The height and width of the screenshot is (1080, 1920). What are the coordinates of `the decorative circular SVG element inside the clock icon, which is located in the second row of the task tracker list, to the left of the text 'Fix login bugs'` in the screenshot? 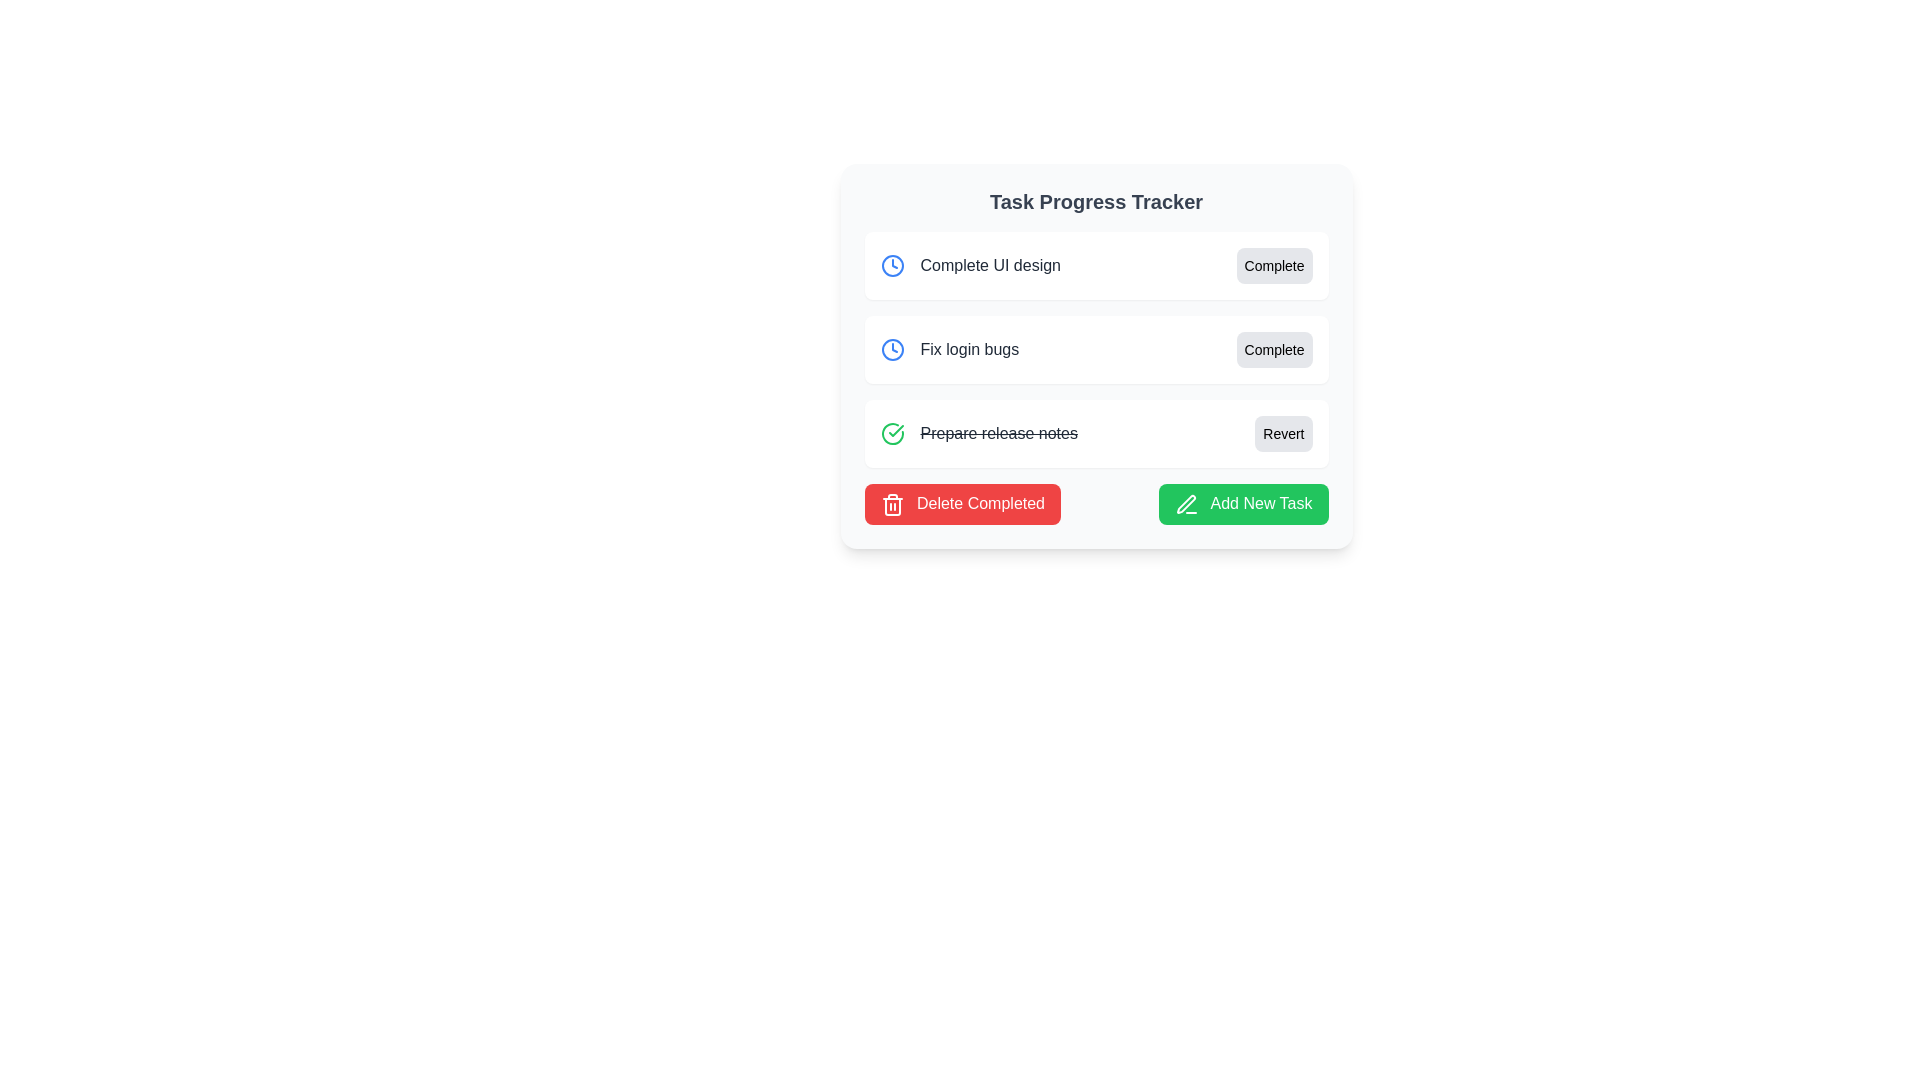 It's located at (891, 265).